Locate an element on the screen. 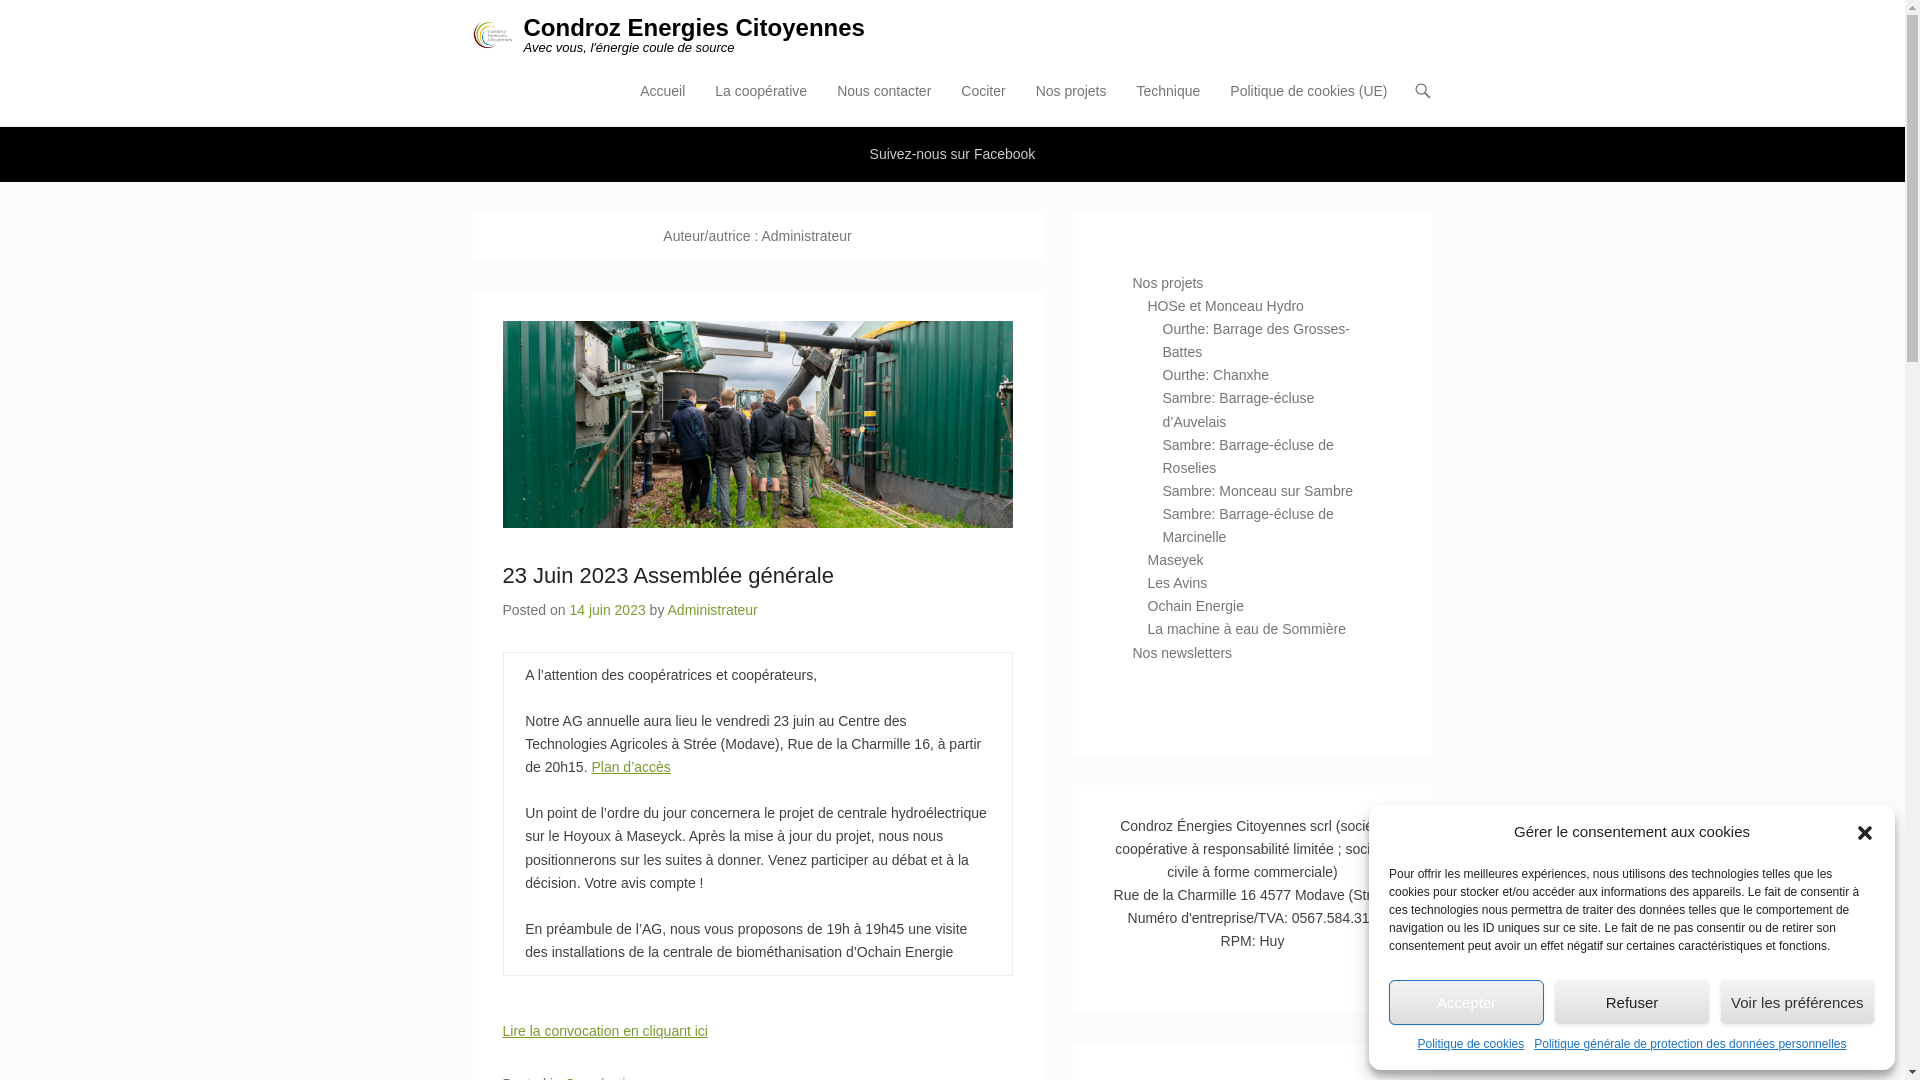  'Les Avins' is located at coordinates (1177, 582).